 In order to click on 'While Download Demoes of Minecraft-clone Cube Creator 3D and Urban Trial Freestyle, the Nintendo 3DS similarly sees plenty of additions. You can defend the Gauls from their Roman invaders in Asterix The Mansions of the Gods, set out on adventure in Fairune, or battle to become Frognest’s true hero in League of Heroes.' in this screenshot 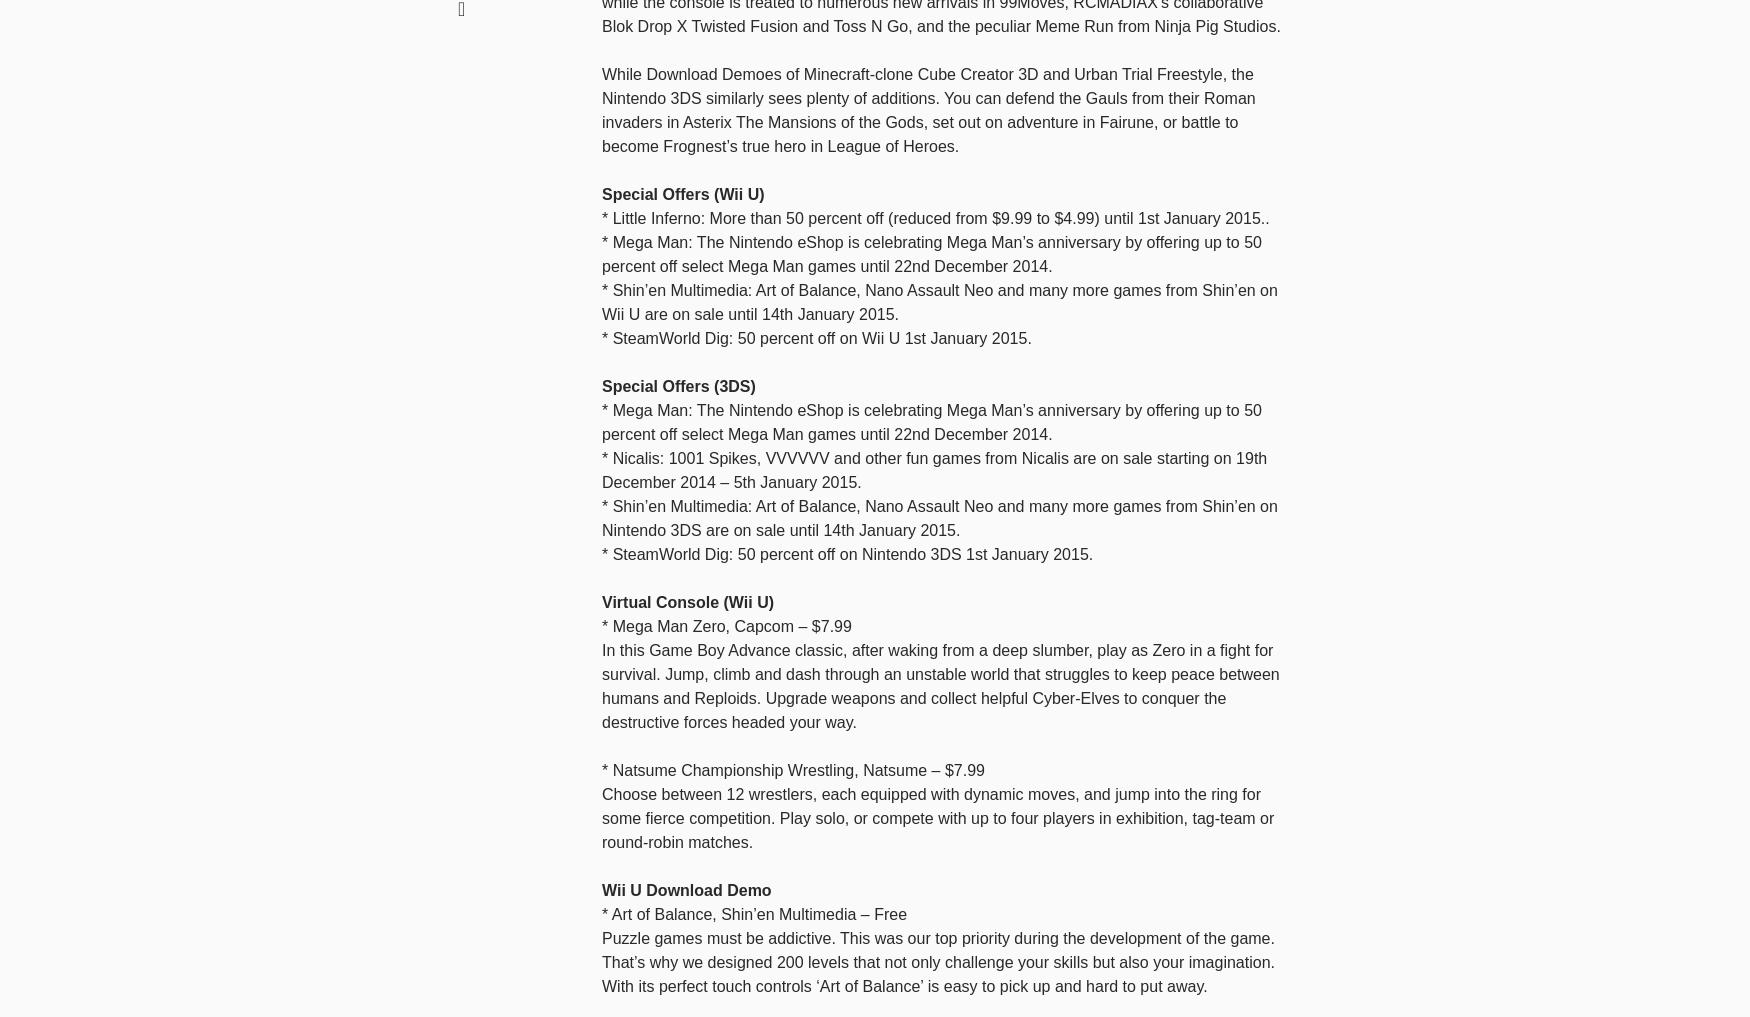, I will do `click(927, 109)`.